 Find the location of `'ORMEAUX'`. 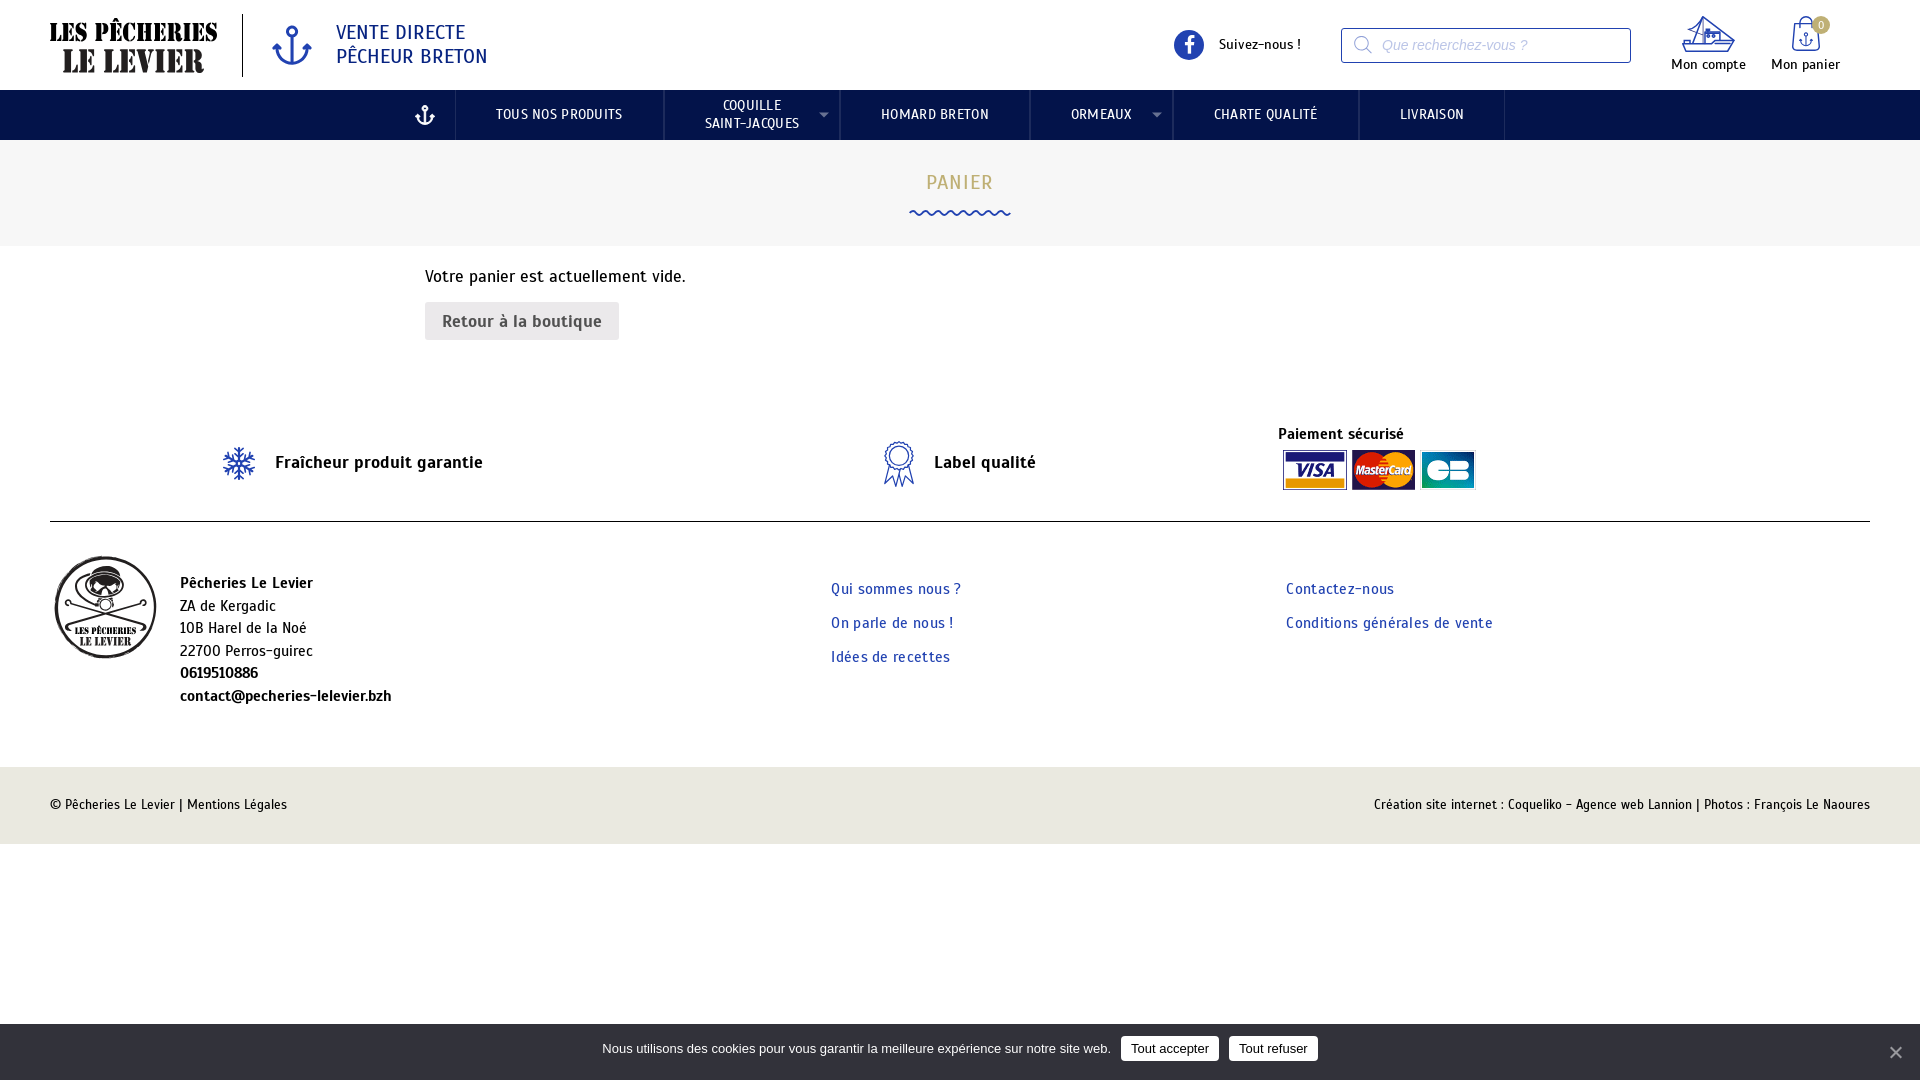

'ORMEAUX' is located at coordinates (1100, 115).